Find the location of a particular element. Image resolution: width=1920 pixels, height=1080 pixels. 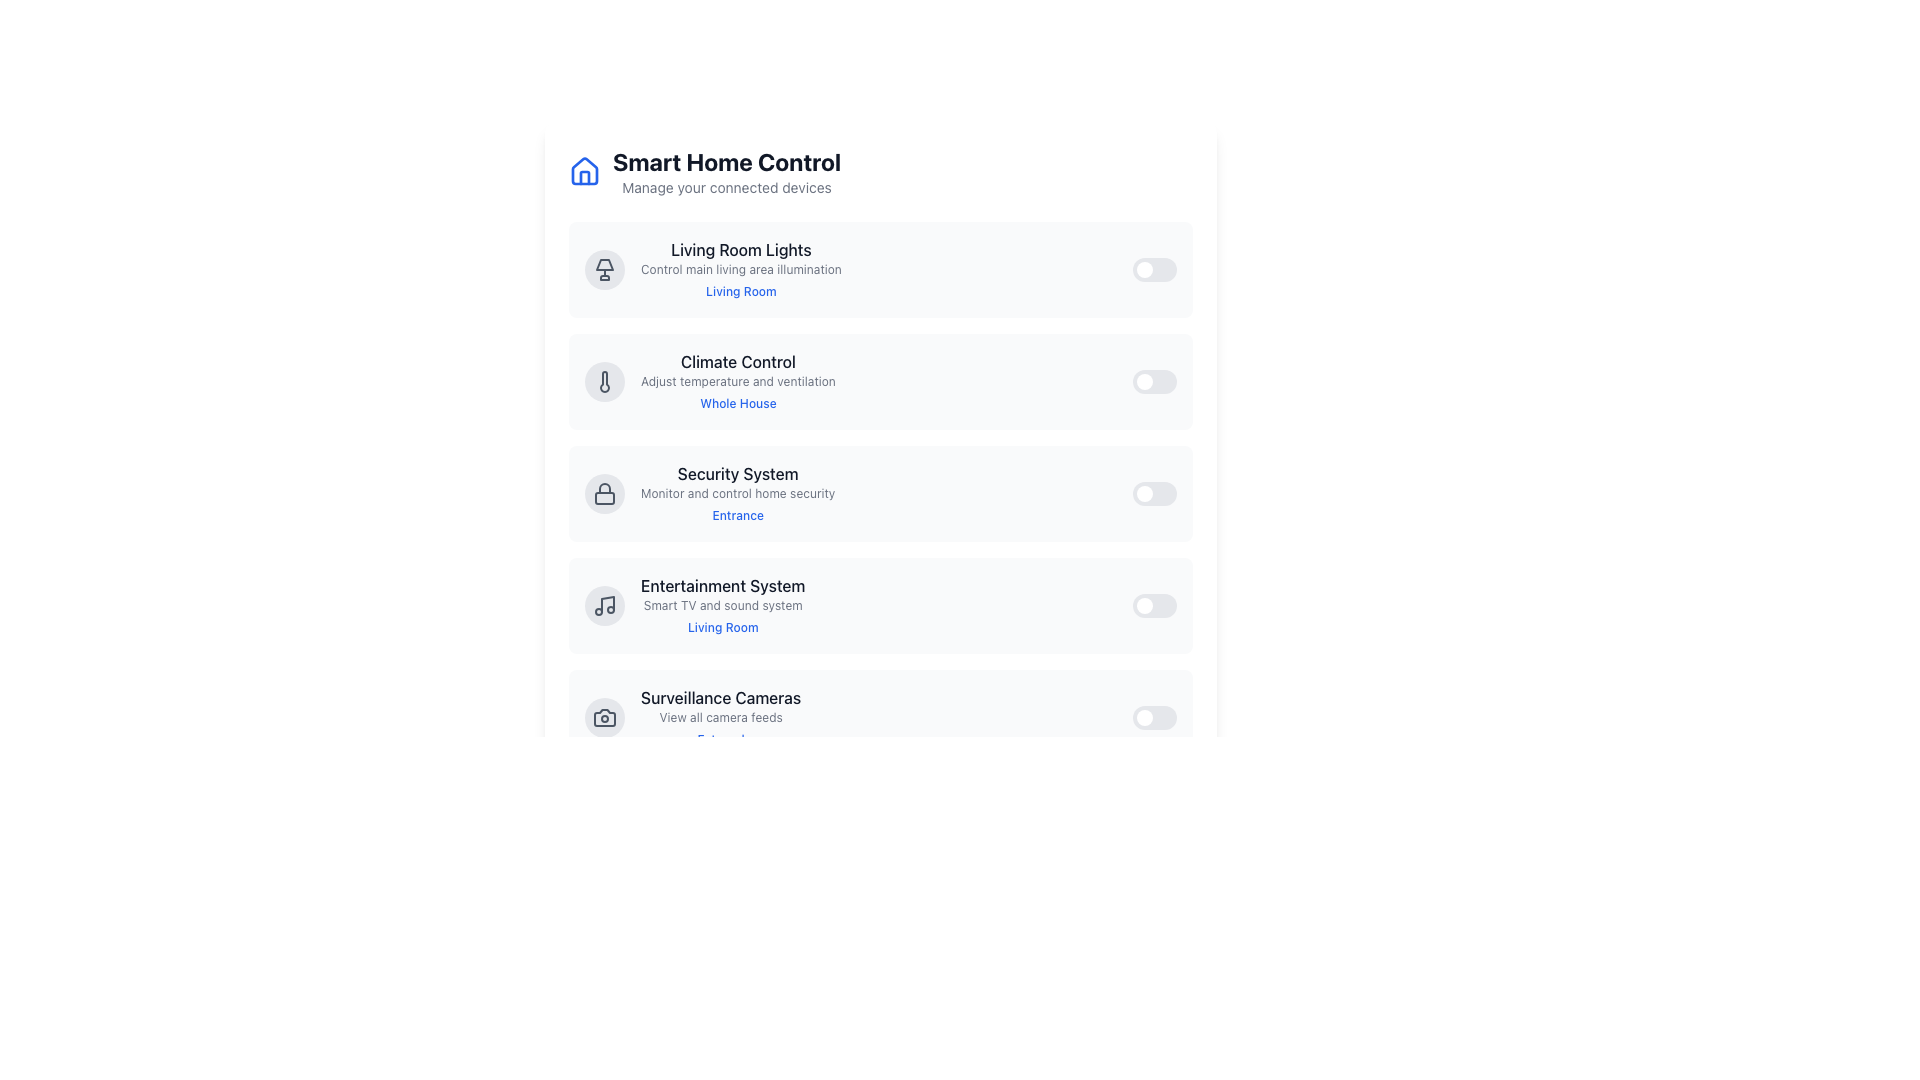

the informational text element displaying 'Adjust temperature and ventilation' located in the 'Climate Control' section is located at coordinates (737, 381).